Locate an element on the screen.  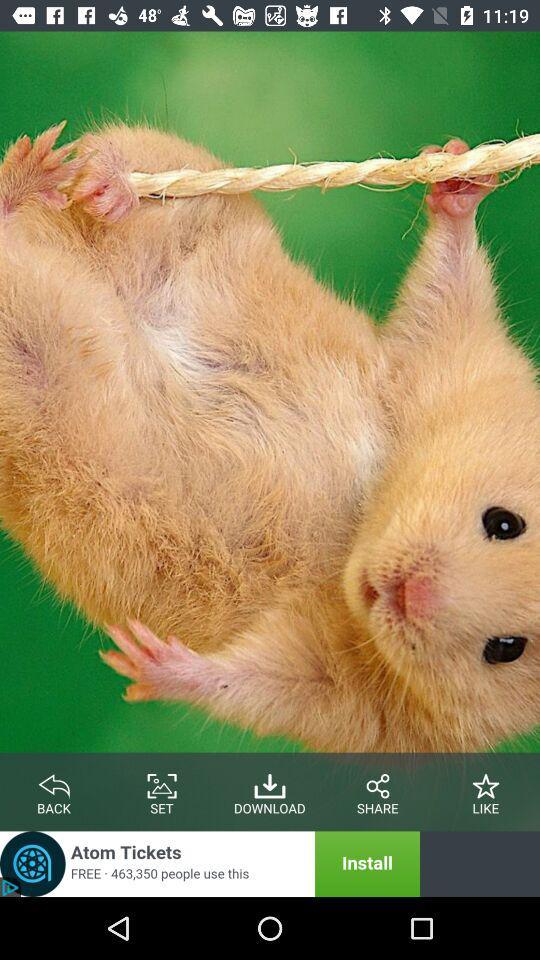
set as option is located at coordinates (161, 782).